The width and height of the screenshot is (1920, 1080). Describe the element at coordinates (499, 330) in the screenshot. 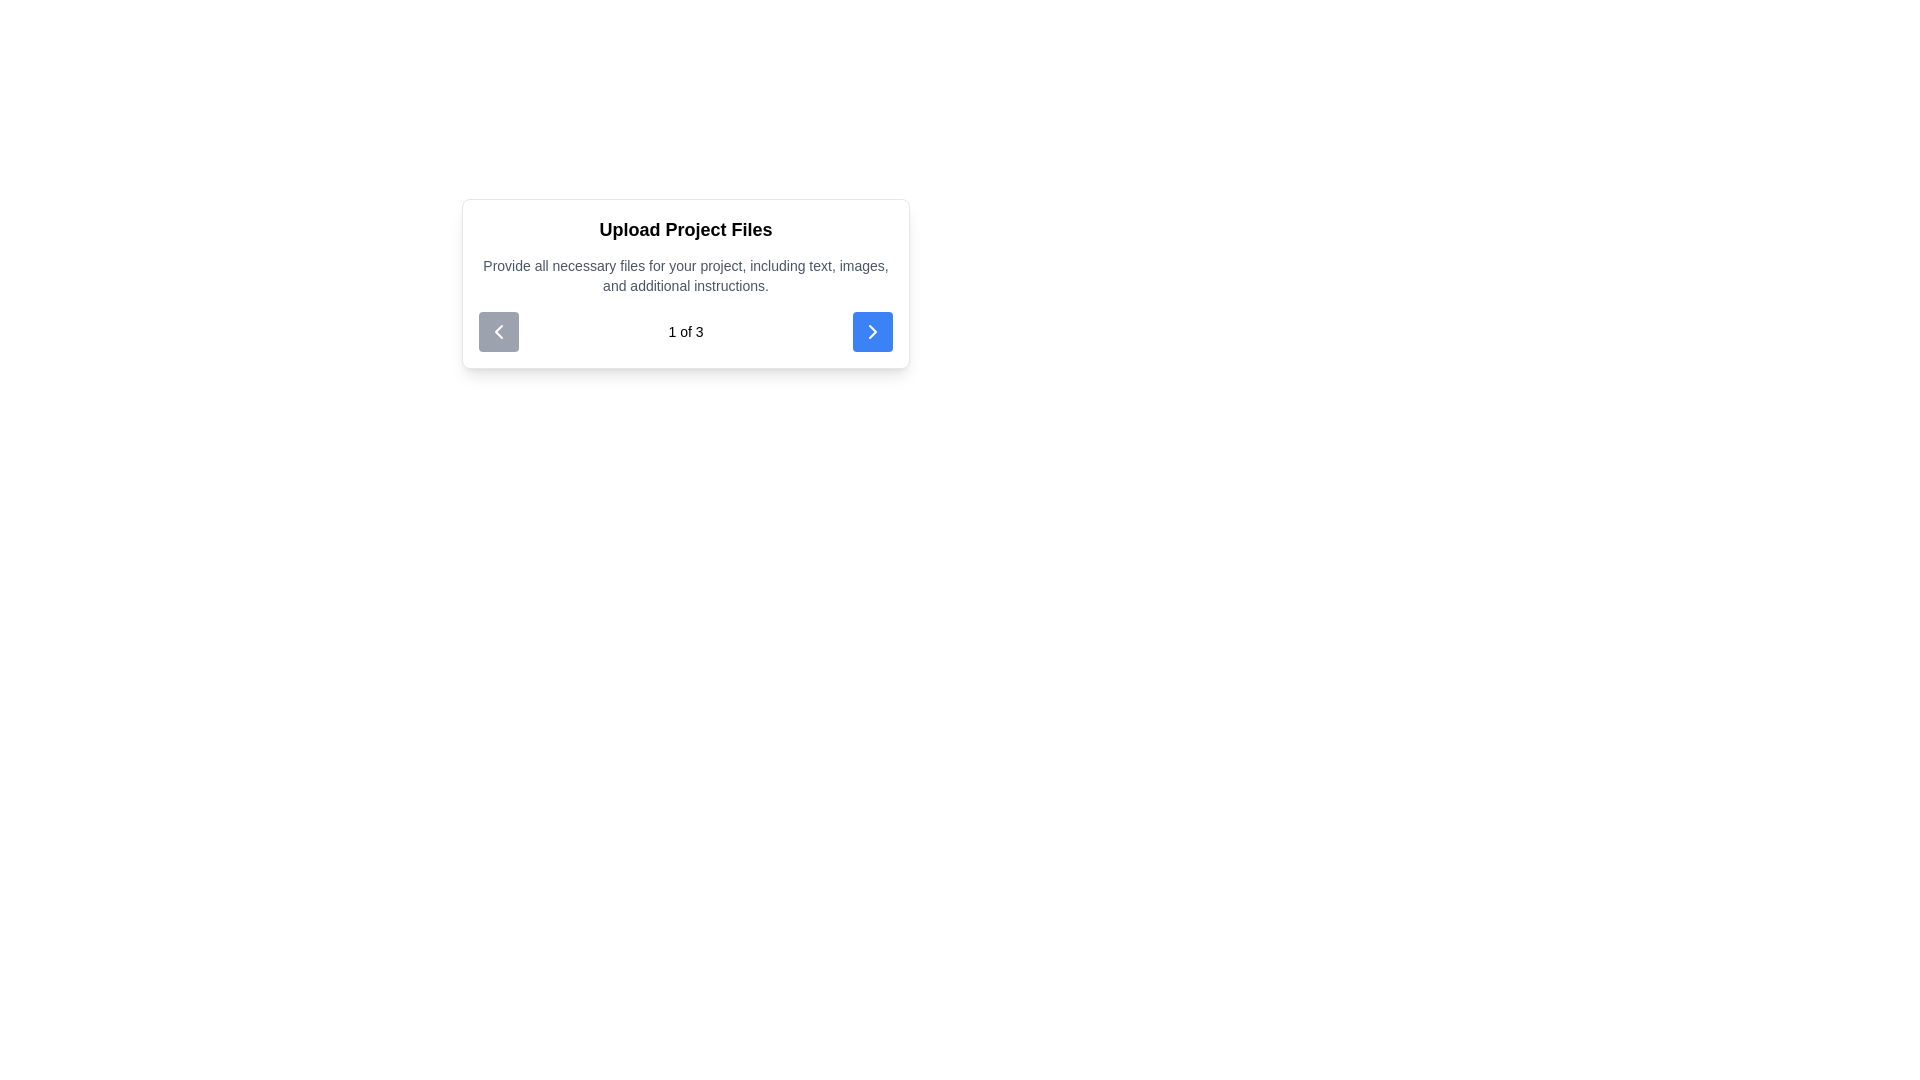

I see `the left-pointing chevron arrow icon` at that location.